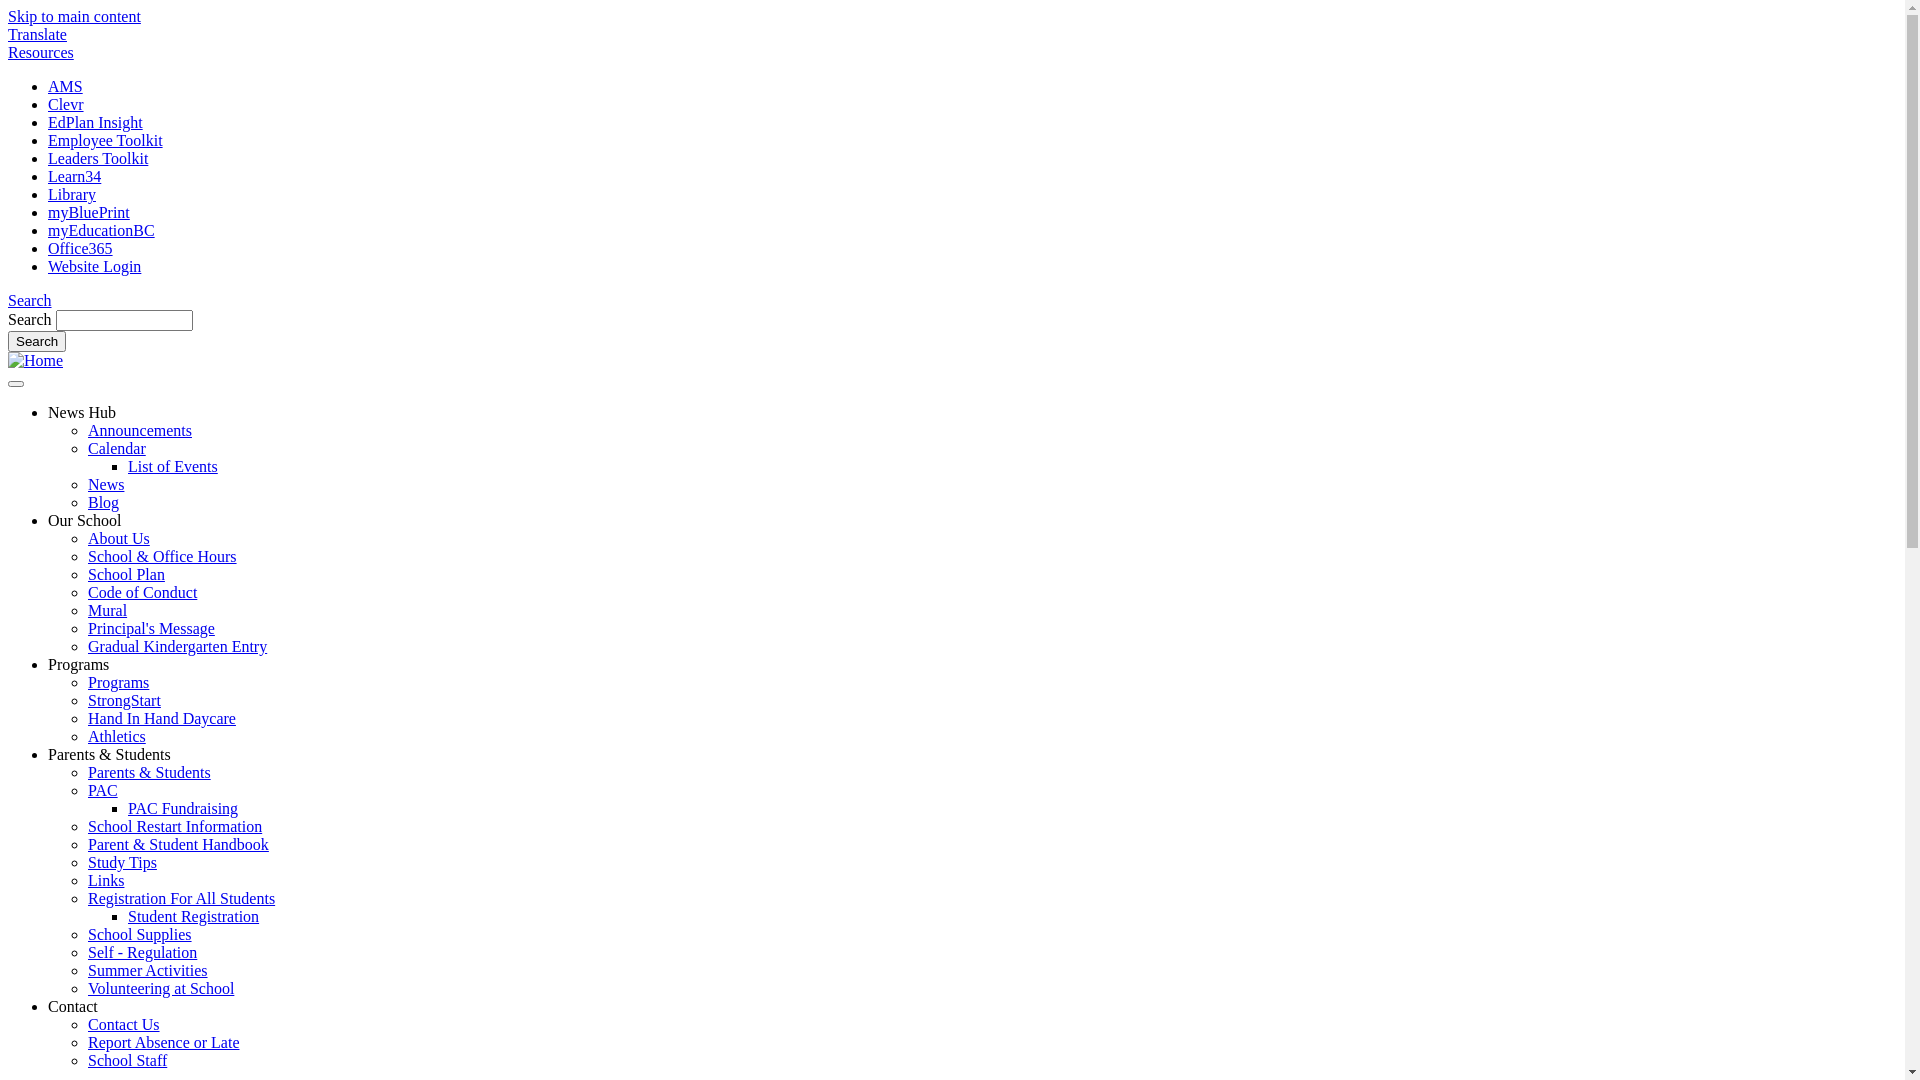  I want to click on 'Blog', so click(102, 501).